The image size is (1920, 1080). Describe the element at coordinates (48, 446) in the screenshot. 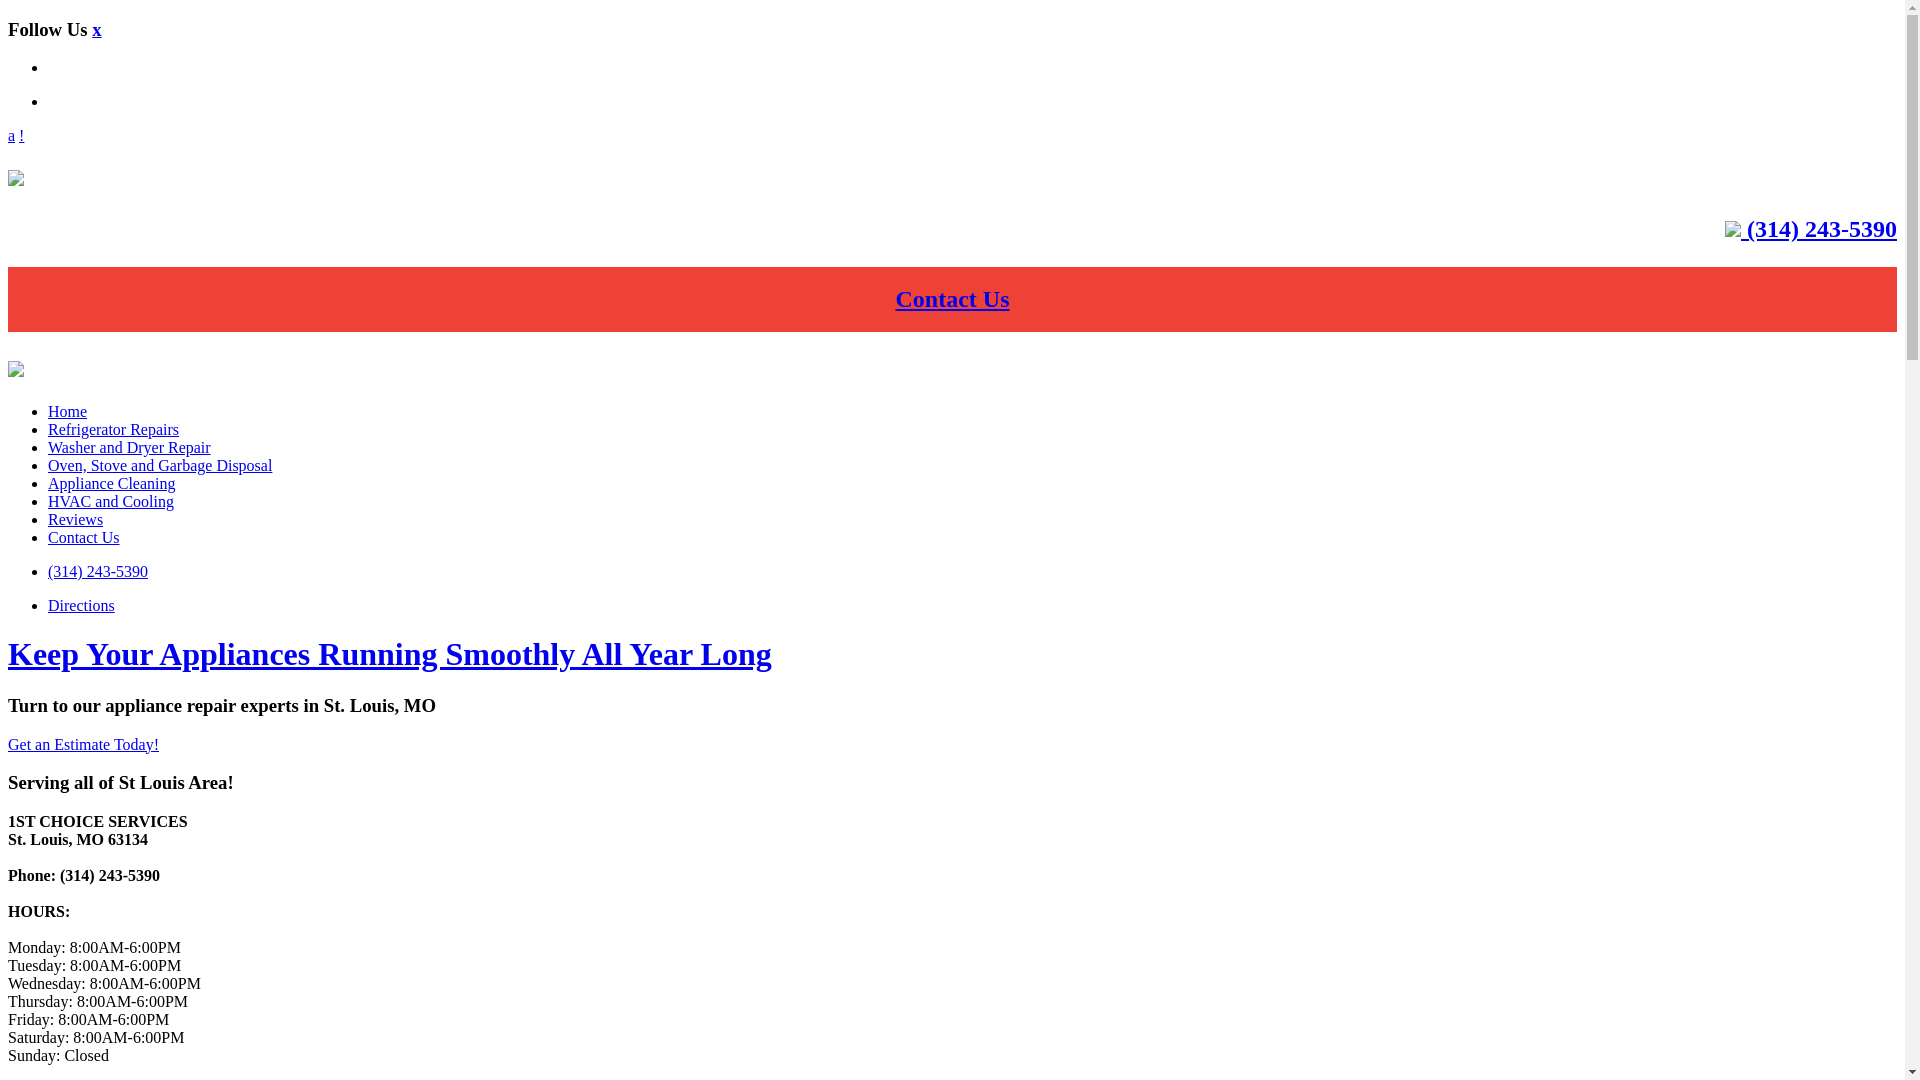

I see `'Washer and Dryer Repair'` at that location.